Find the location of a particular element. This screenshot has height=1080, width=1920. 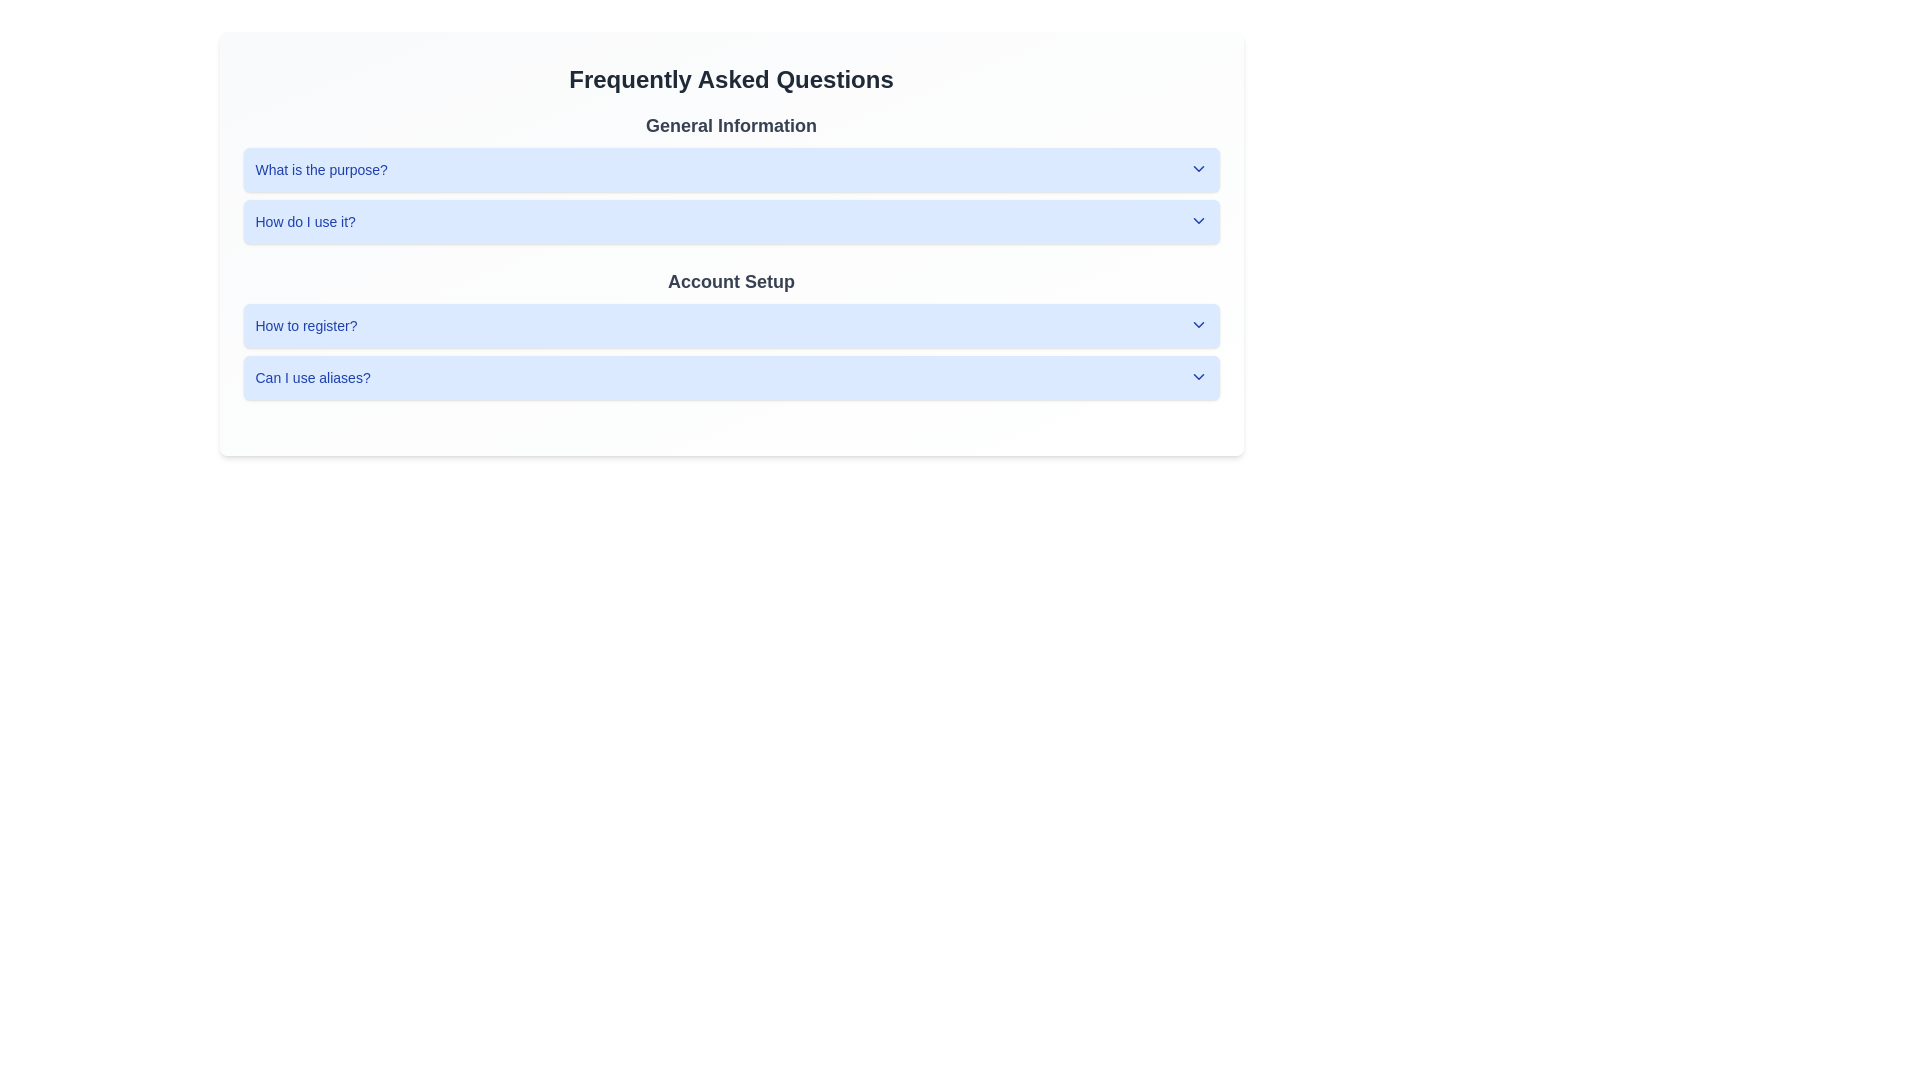

the question title 'How do I use it?' in the FAQ section is located at coordinates (304, 222).